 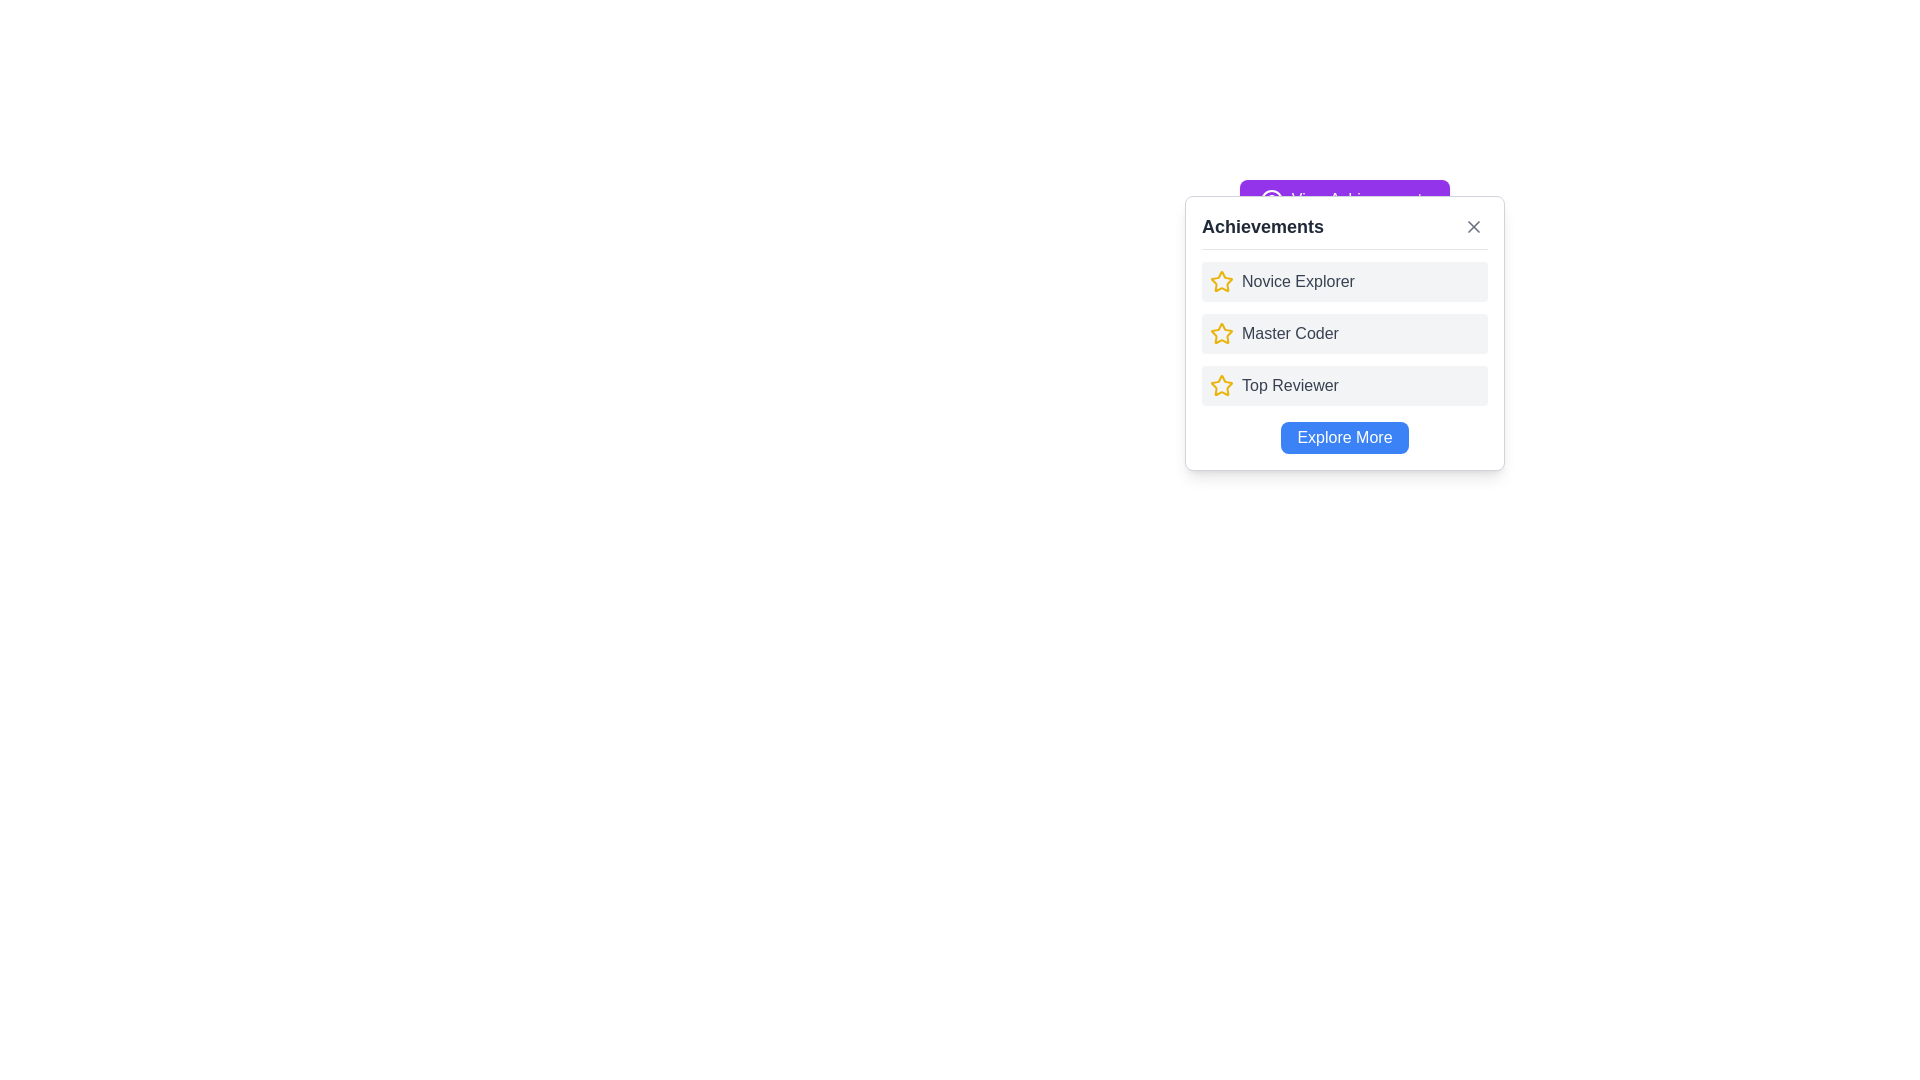 I want to click on the 'Top Reviewer' label, which is the third text label in a list of achievements displayed in a vertically arranged white box within a popup card titled 'Achievements', so click(x=1290, y=385).